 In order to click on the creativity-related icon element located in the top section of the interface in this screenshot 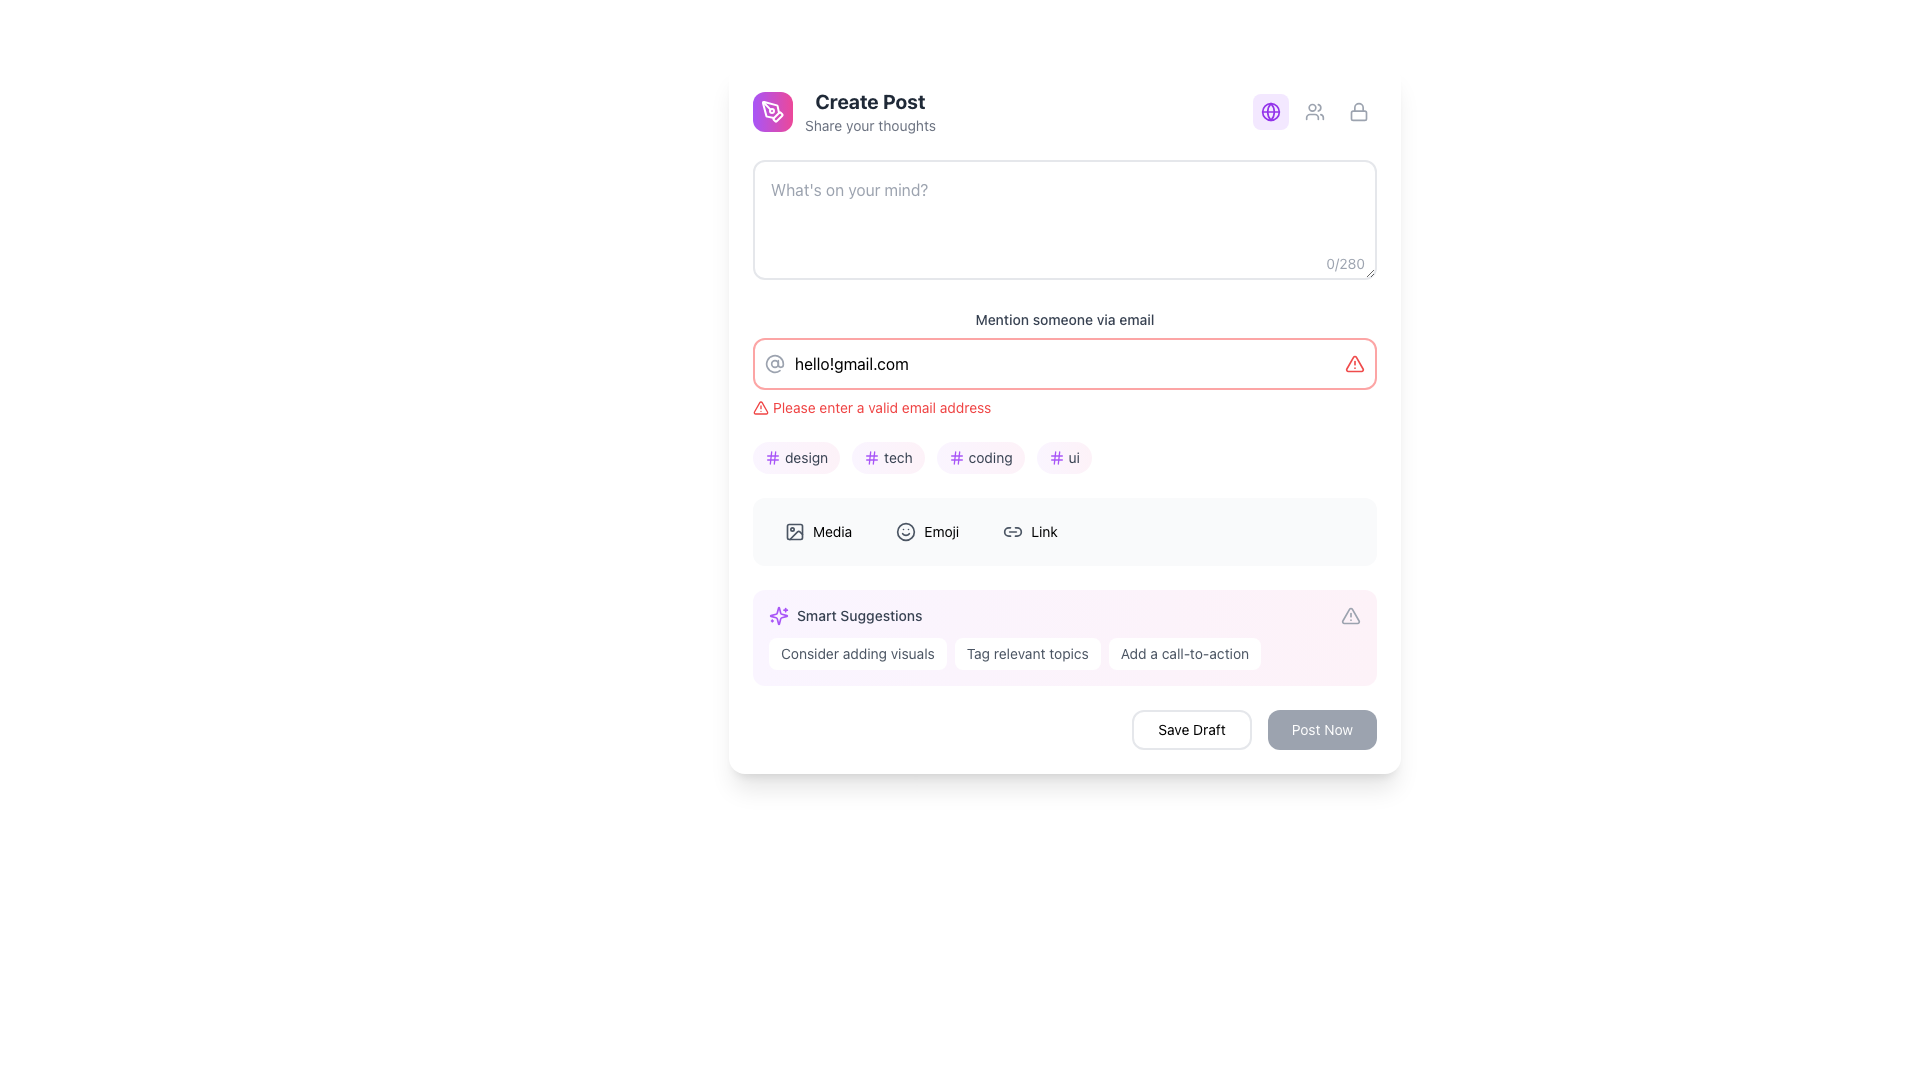, I will do `click(771, 111)`.